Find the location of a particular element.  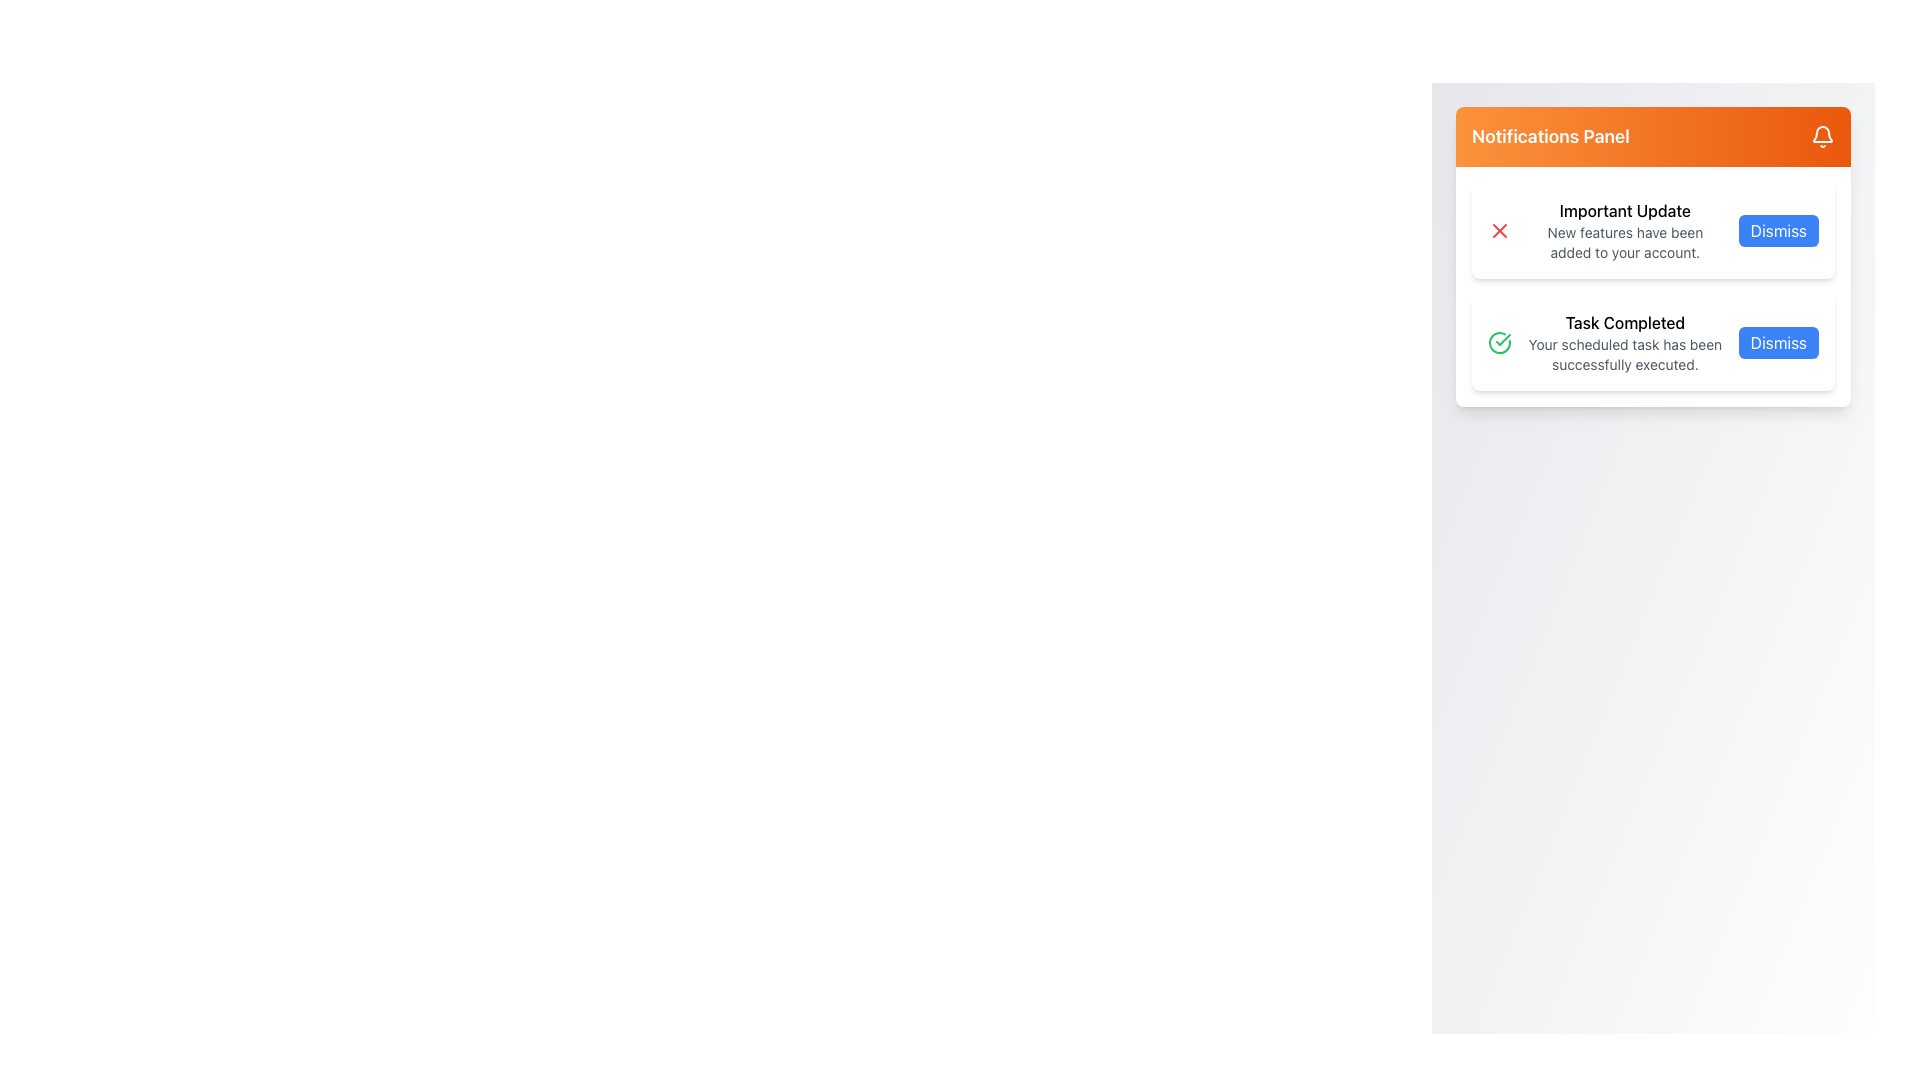

the dismiss button located in the 'Task Completed' section of the notification panel is located at coordinates (1777, 342).